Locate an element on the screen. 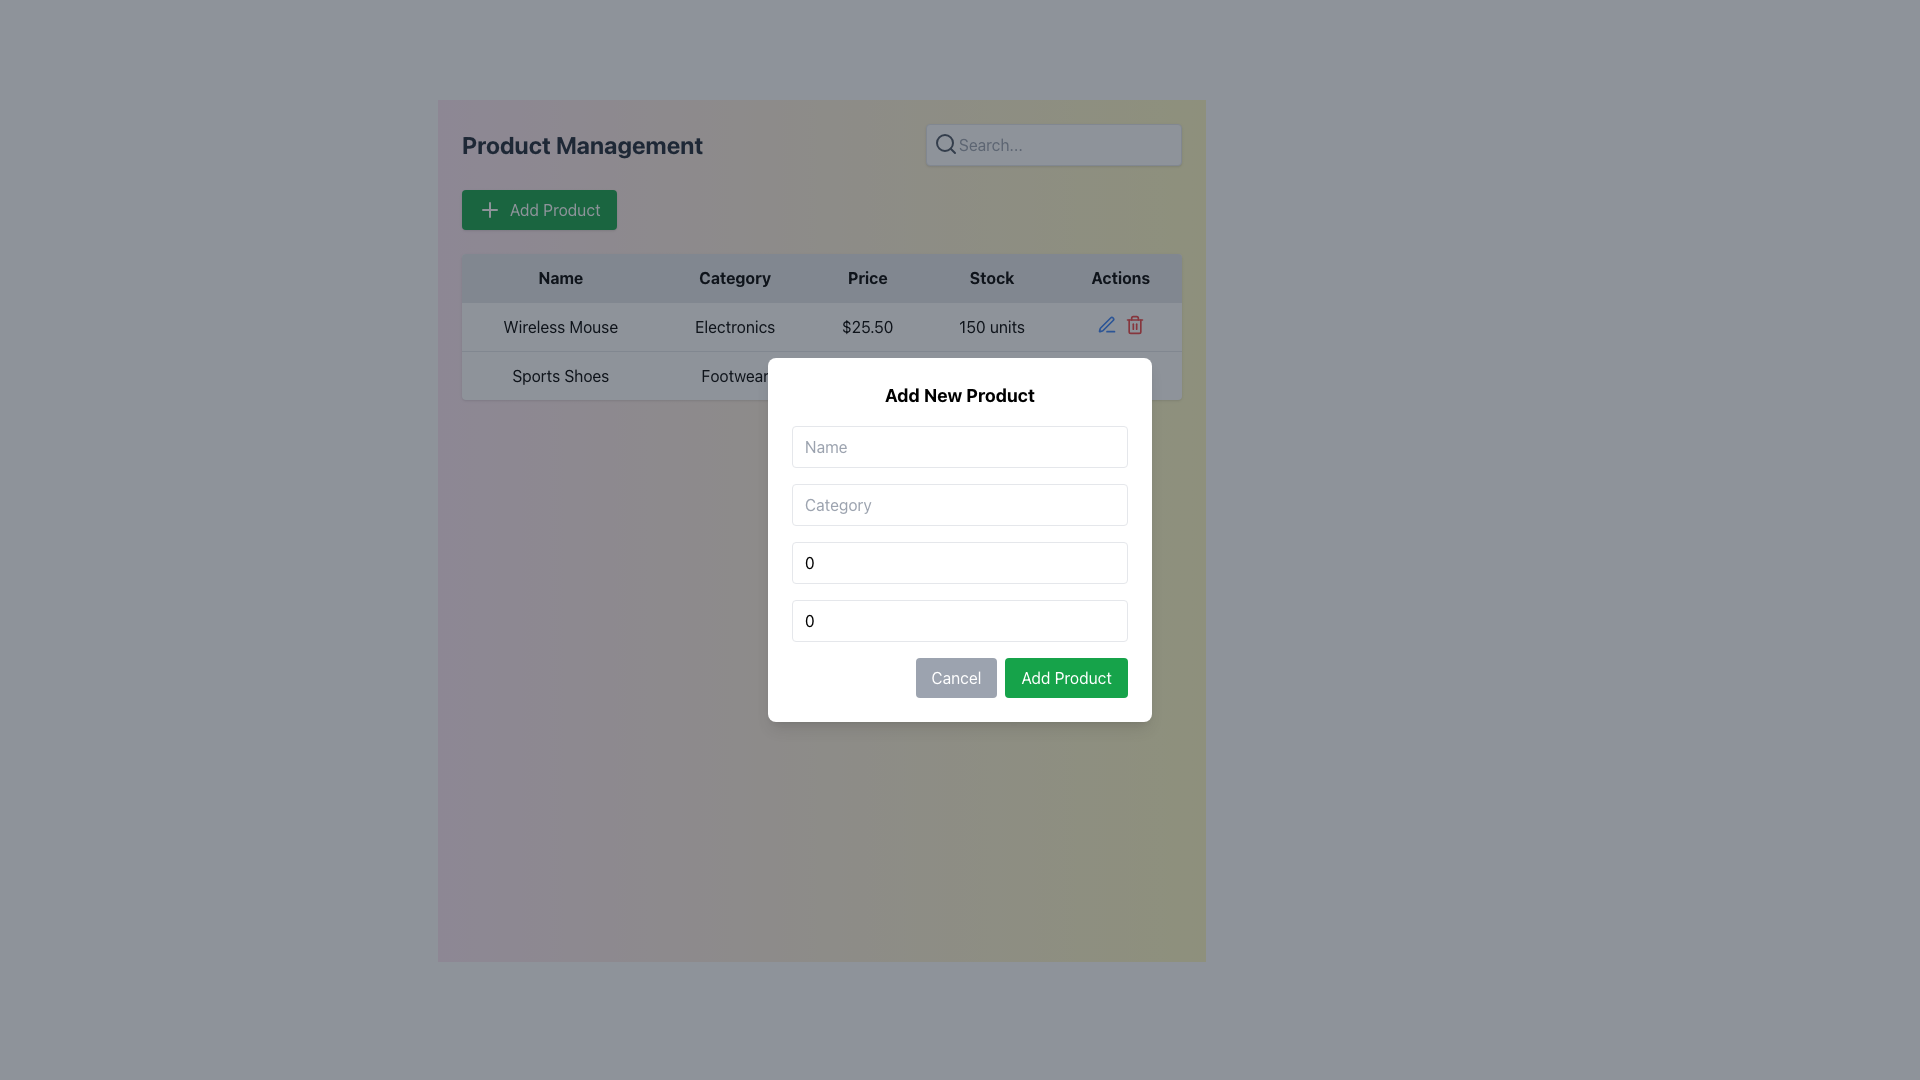 The height and width of the screenshot is (1080, 1920). the text label displaying '150 units' located in the fourth cell of the first row of the 'Stock' column in the table is located at coordinates (992, 326).